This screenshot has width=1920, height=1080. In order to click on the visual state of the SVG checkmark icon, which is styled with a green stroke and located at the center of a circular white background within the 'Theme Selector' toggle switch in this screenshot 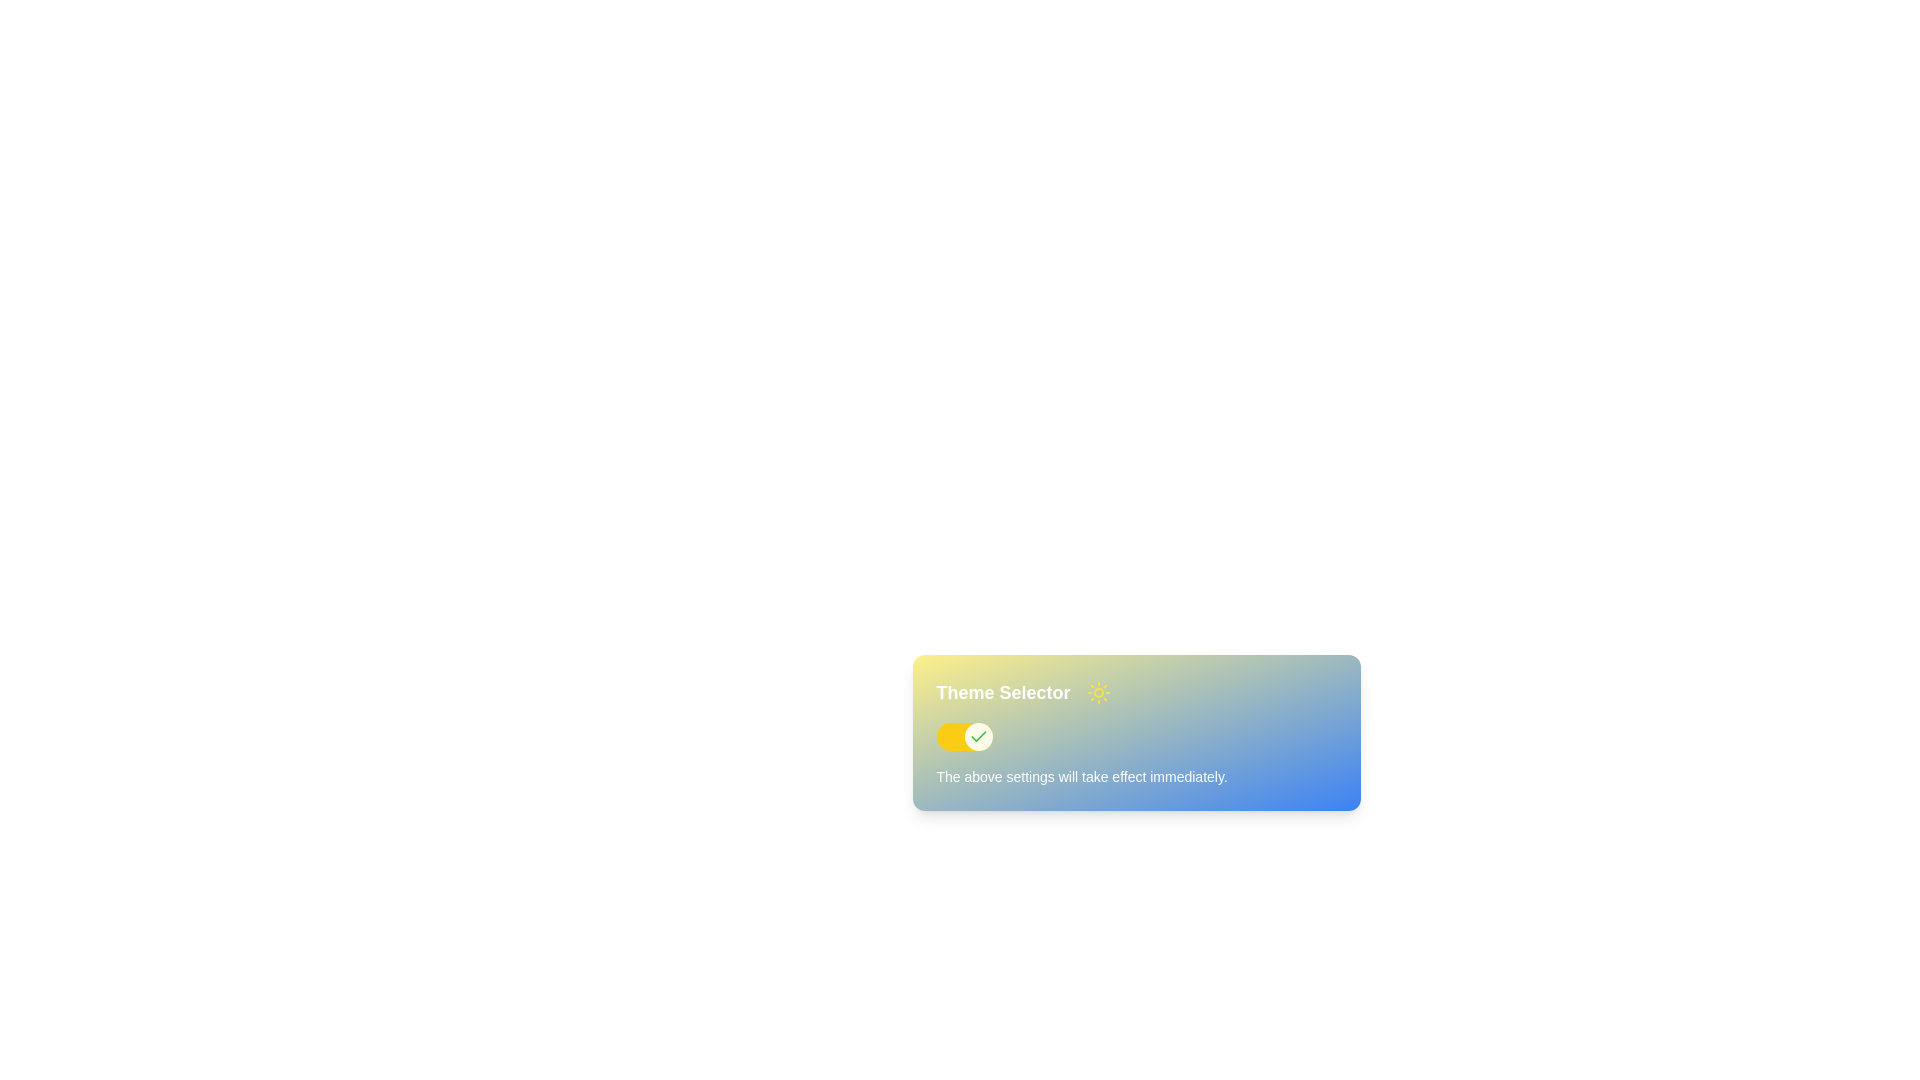, I will do `click(978, 736)`.